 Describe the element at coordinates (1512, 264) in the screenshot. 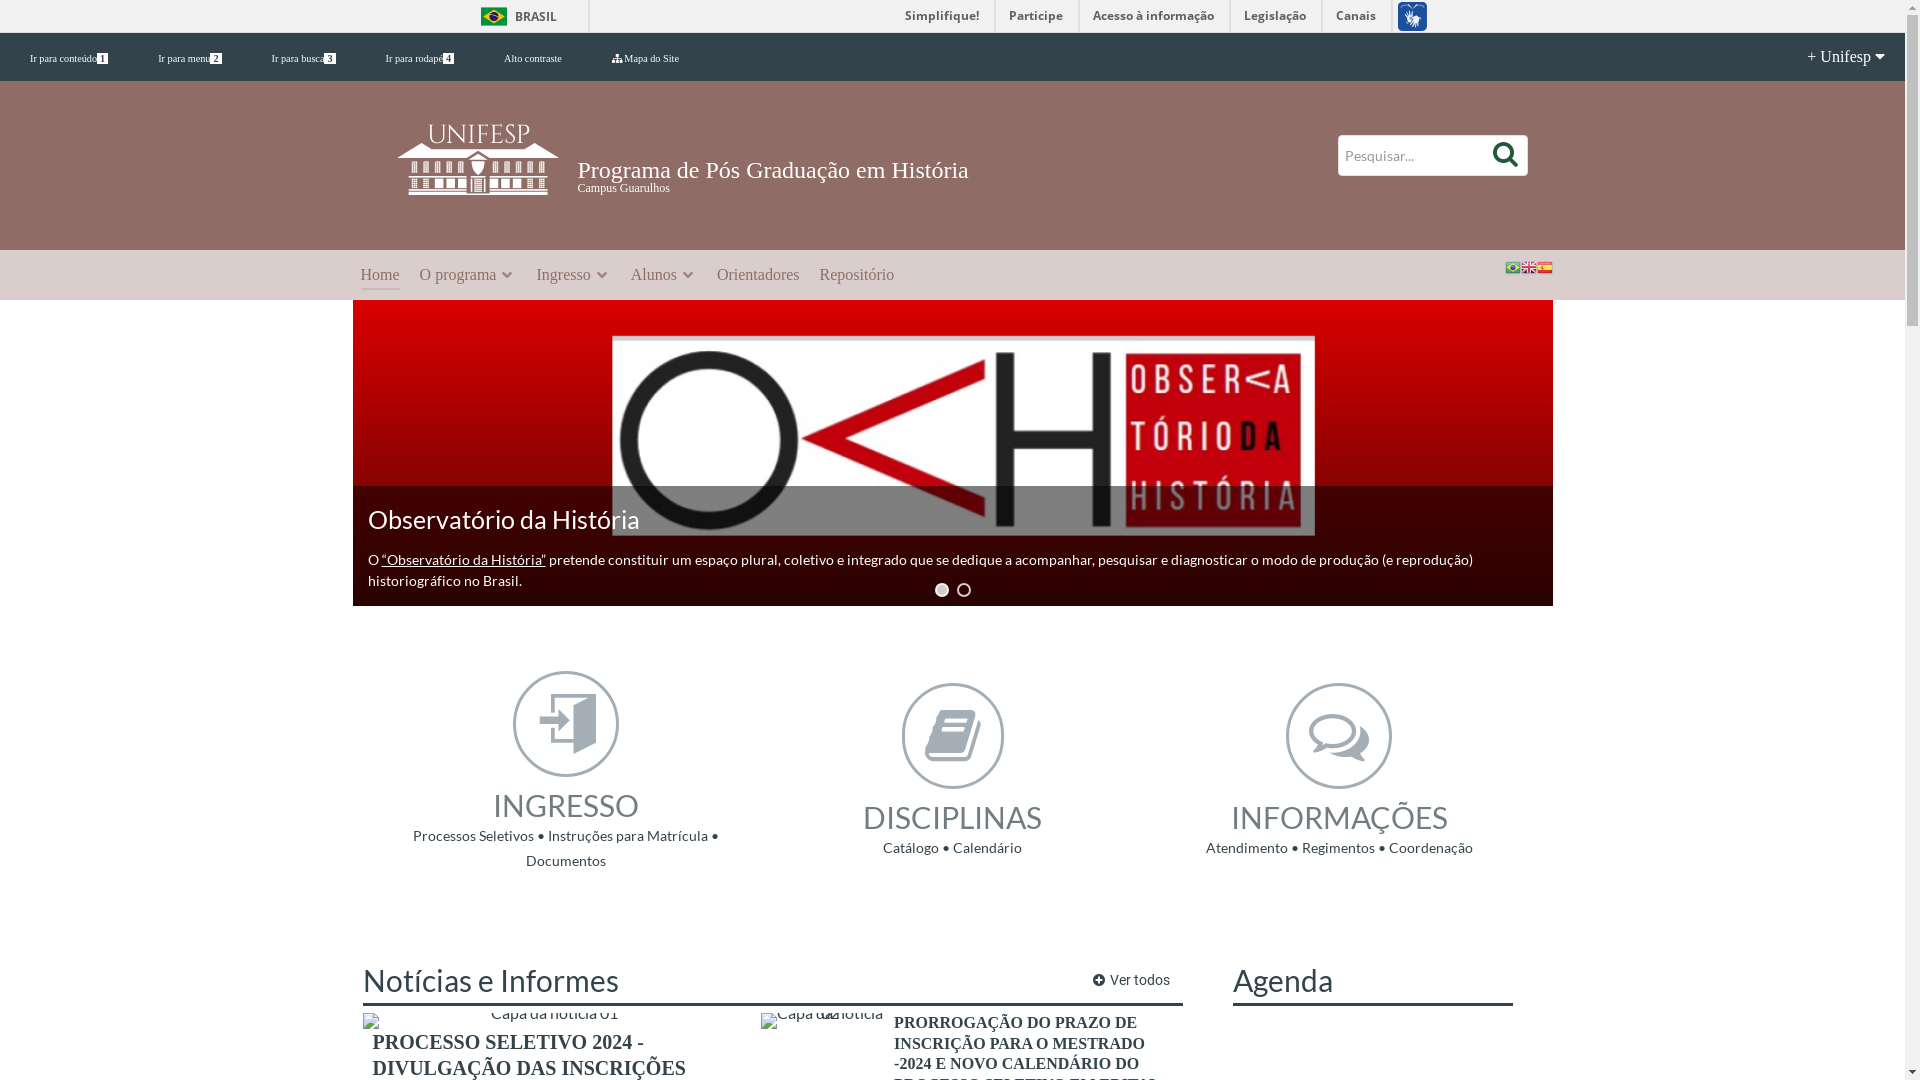

I see `'Portuguese'` at that location.